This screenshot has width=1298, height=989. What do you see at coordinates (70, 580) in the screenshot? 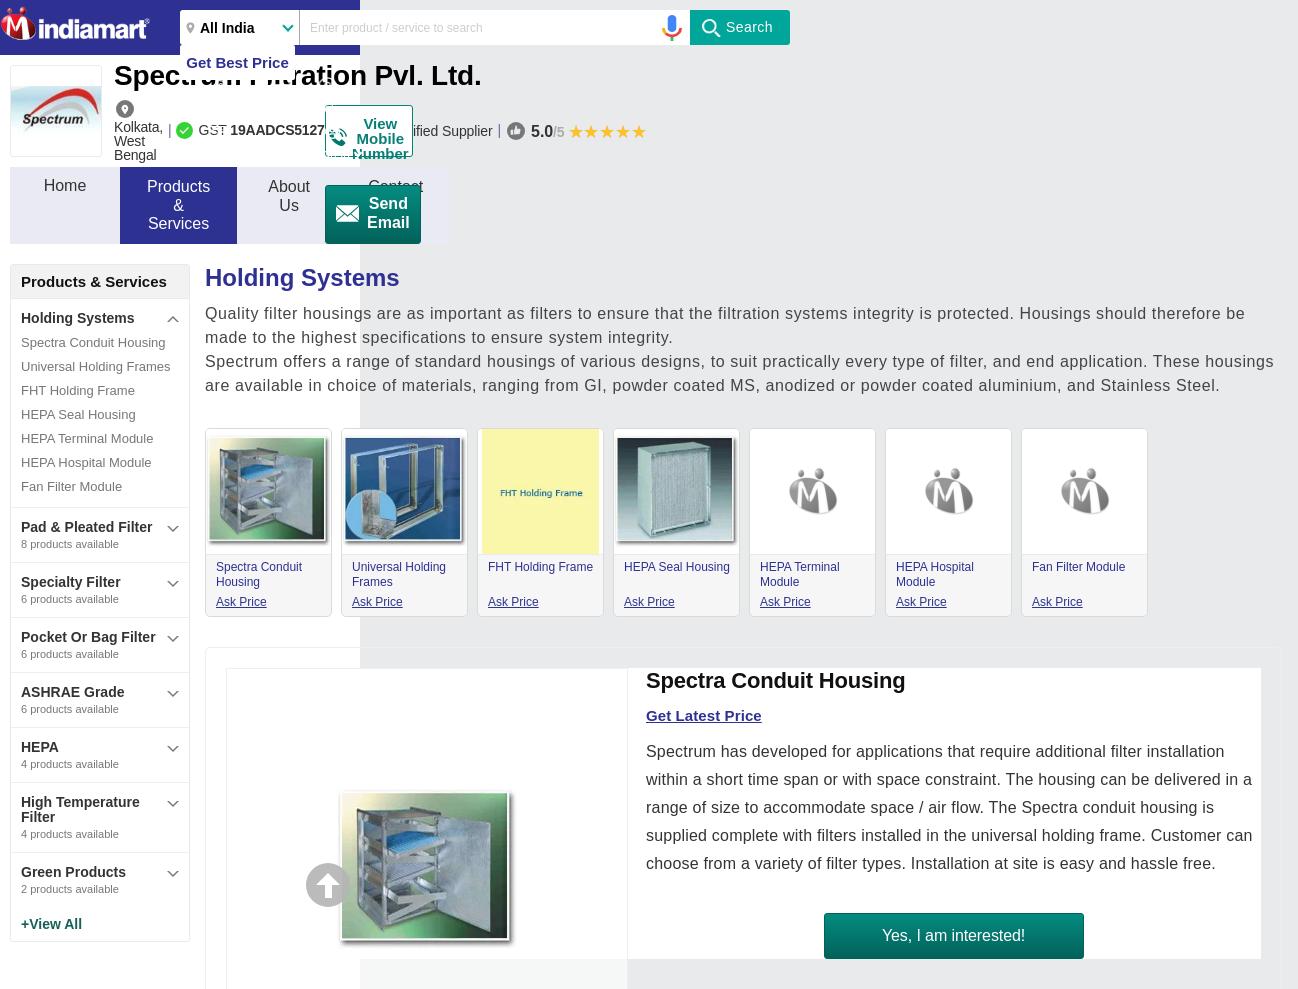
I see `'Specialty Filter'` at bounding box center [70, 580].